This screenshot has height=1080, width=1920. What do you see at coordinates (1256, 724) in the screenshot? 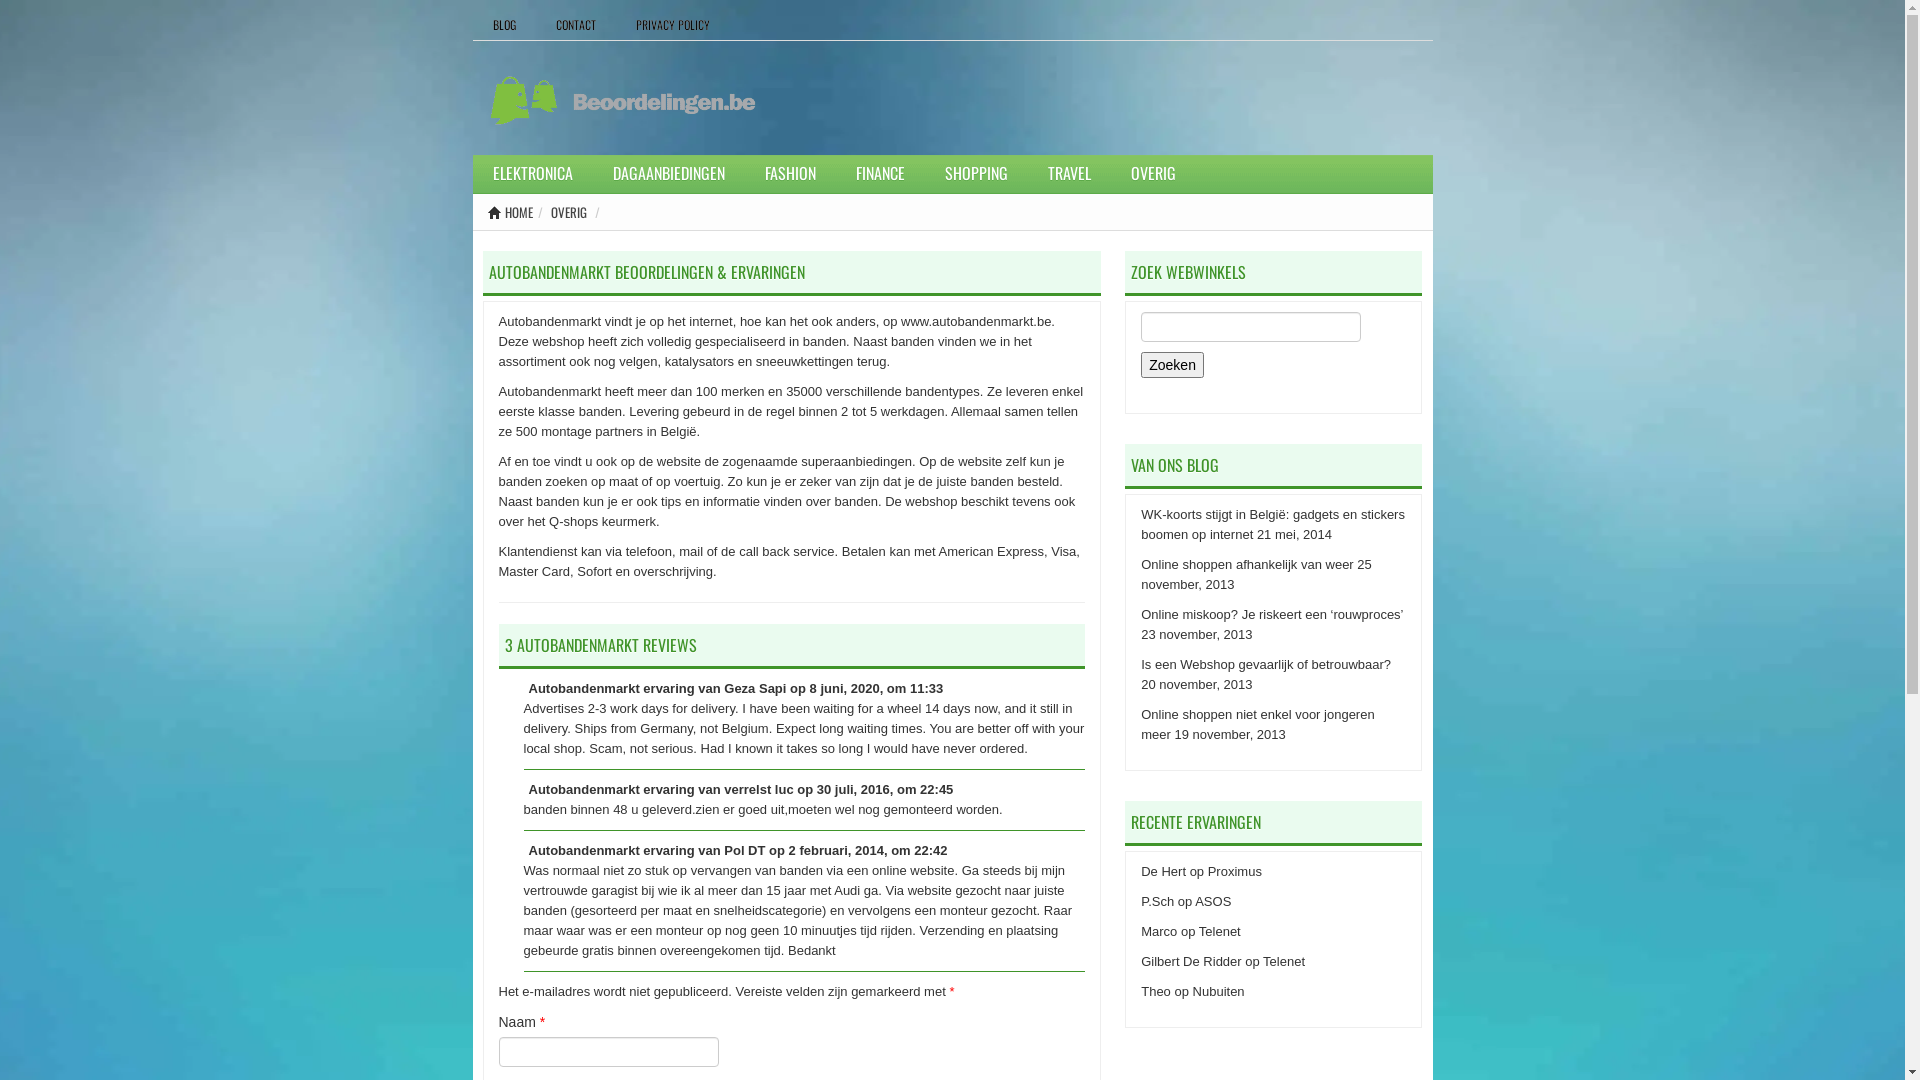
I see `'Online shoppen niet enkel voor jongeren meer'` at bounding box center [1256, 724].